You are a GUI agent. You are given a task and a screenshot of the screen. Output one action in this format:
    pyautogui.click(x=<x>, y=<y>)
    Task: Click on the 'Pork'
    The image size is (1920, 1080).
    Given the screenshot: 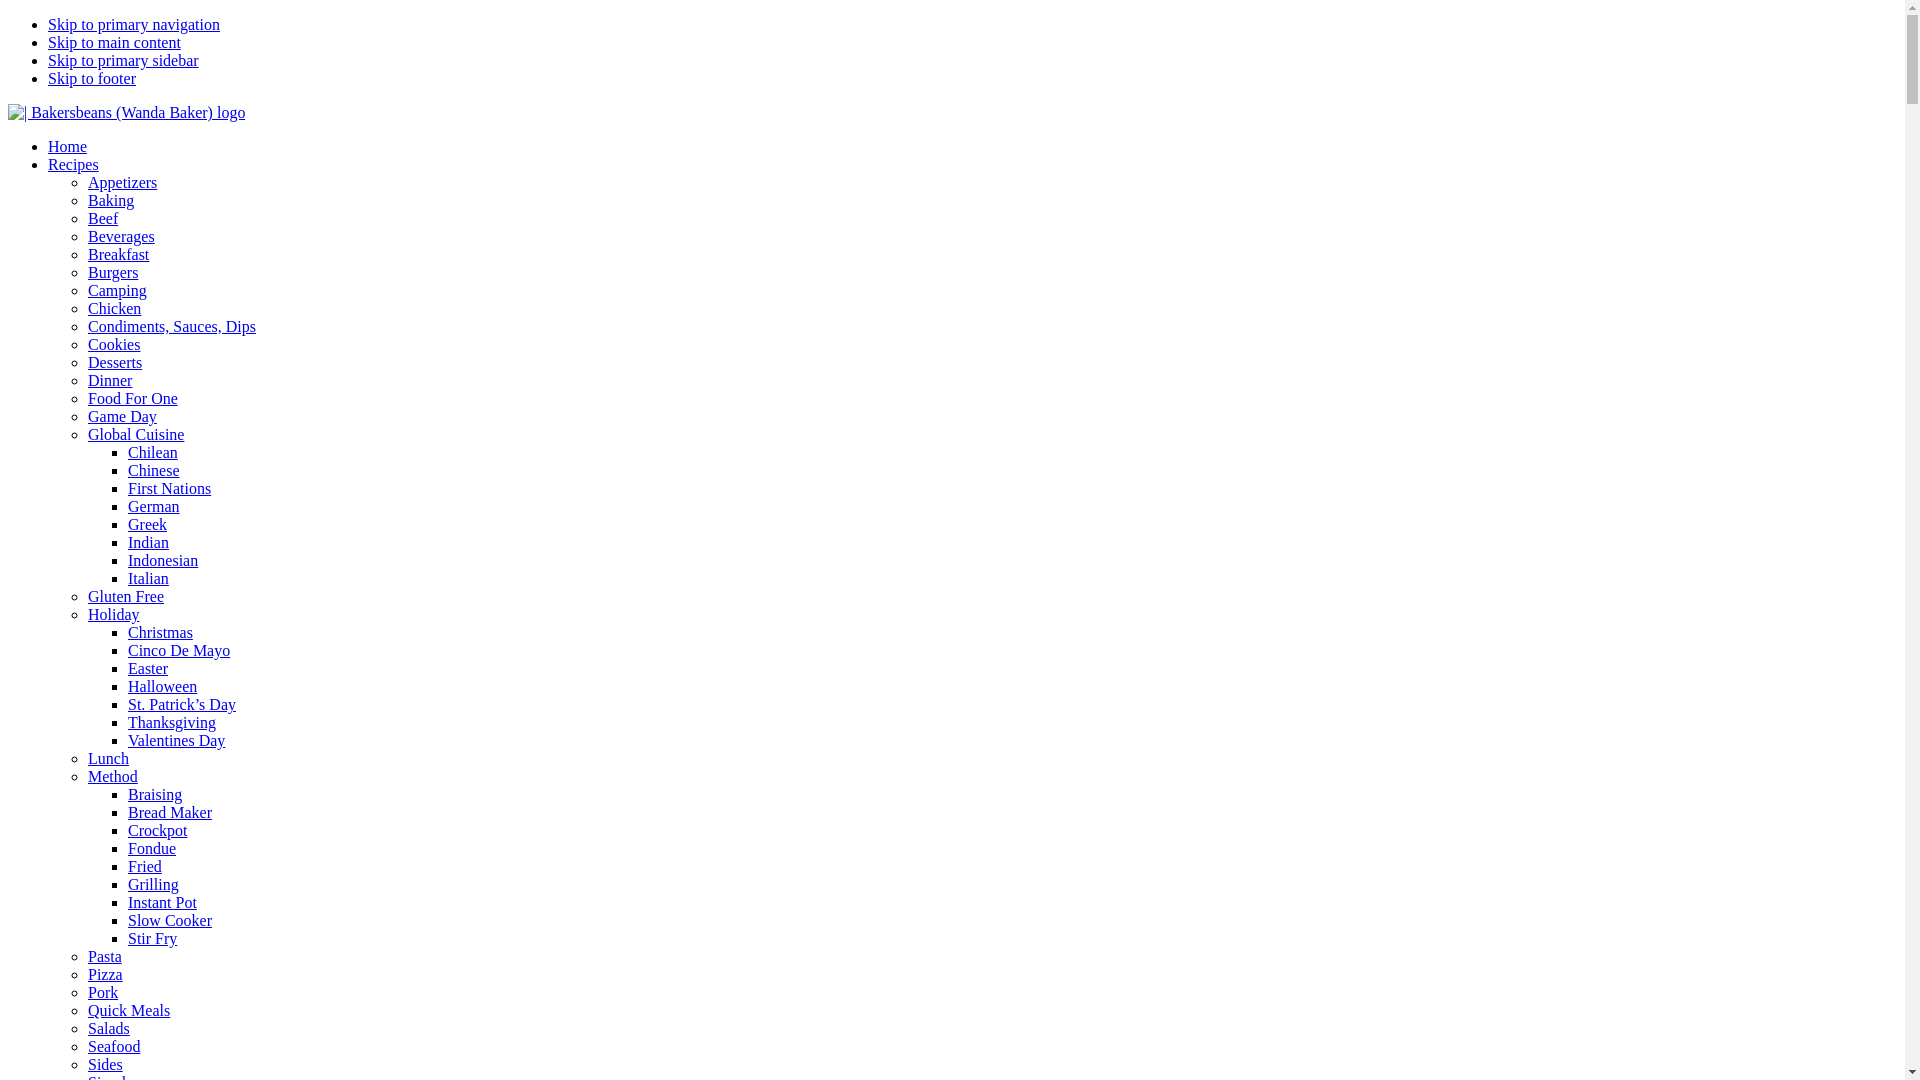 What is the action you would take?
    pyautogui.click(x=101, y=992)
    